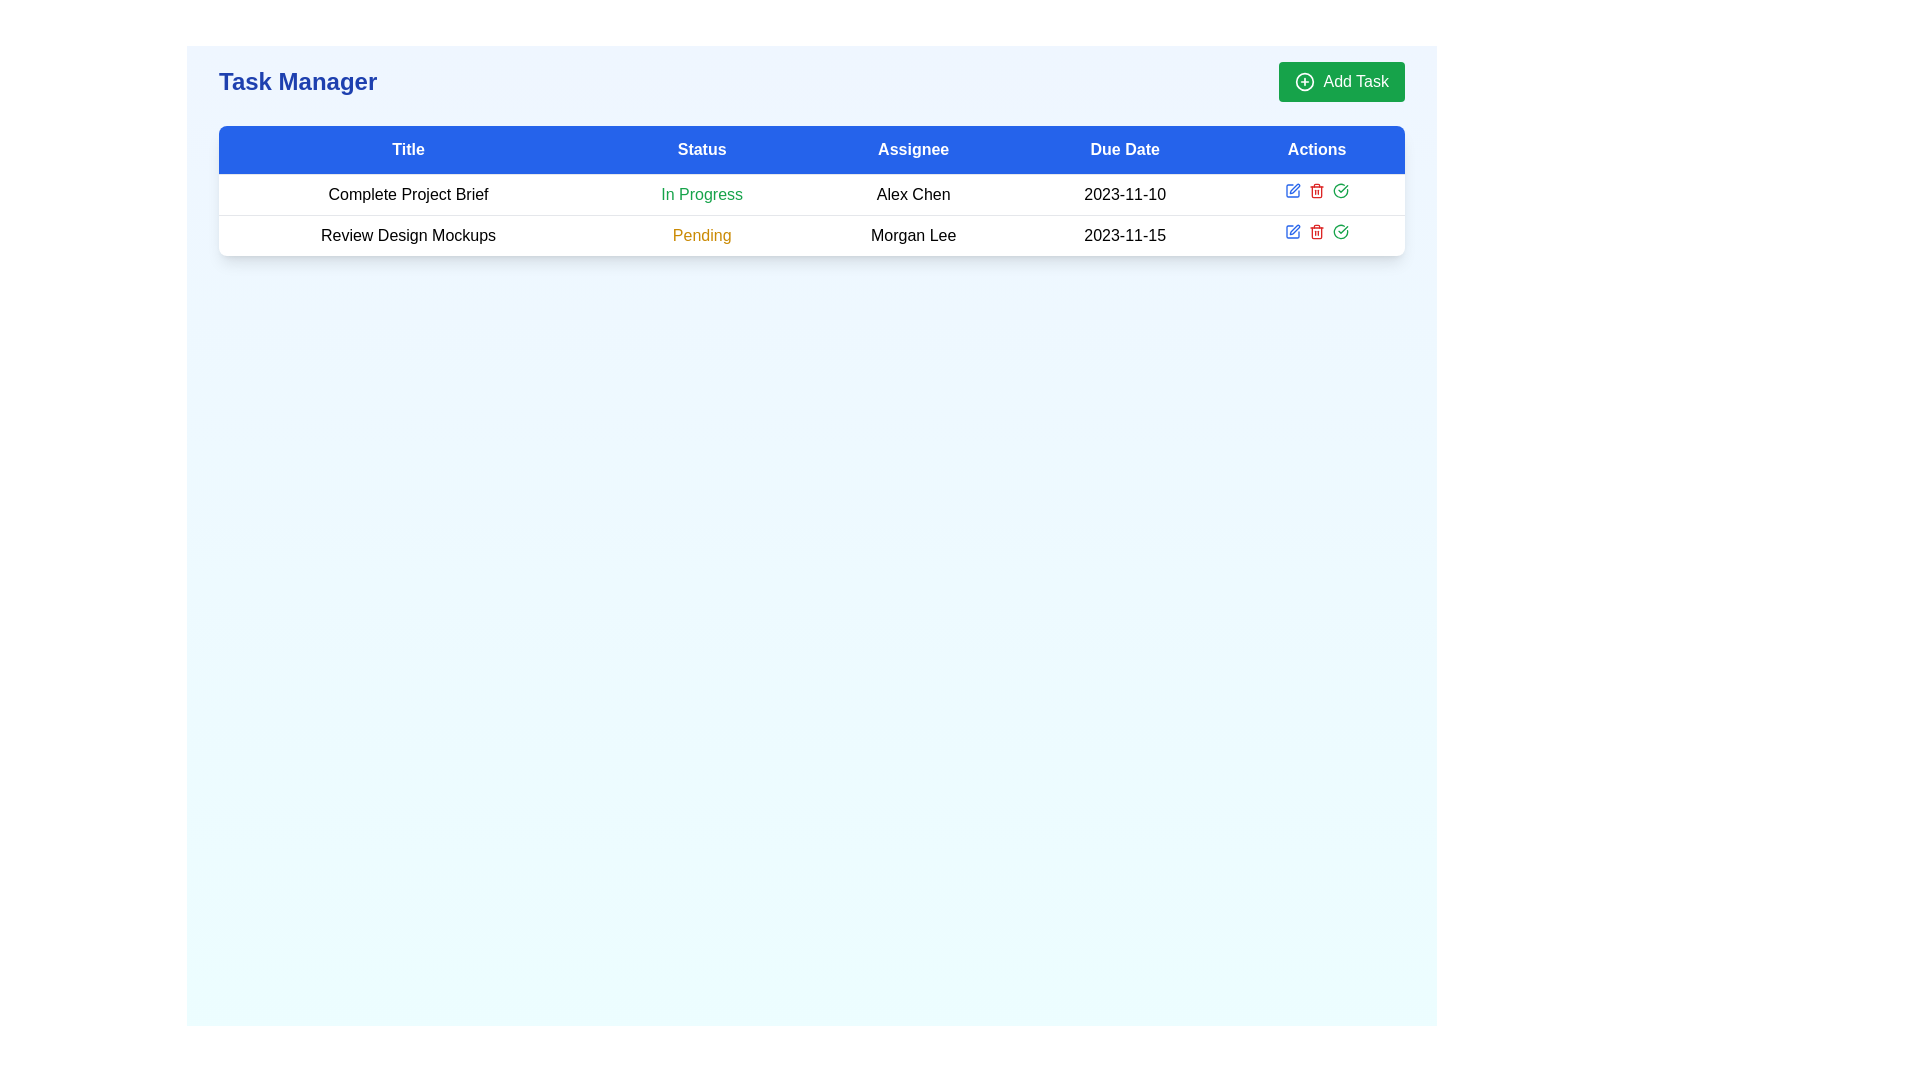 The image size is (1920, 1080). I want to click on the green circular icon with a white plus sign located to the left of the 'Add Task' button in the top-right corner of the interface, so click(1305, 80).